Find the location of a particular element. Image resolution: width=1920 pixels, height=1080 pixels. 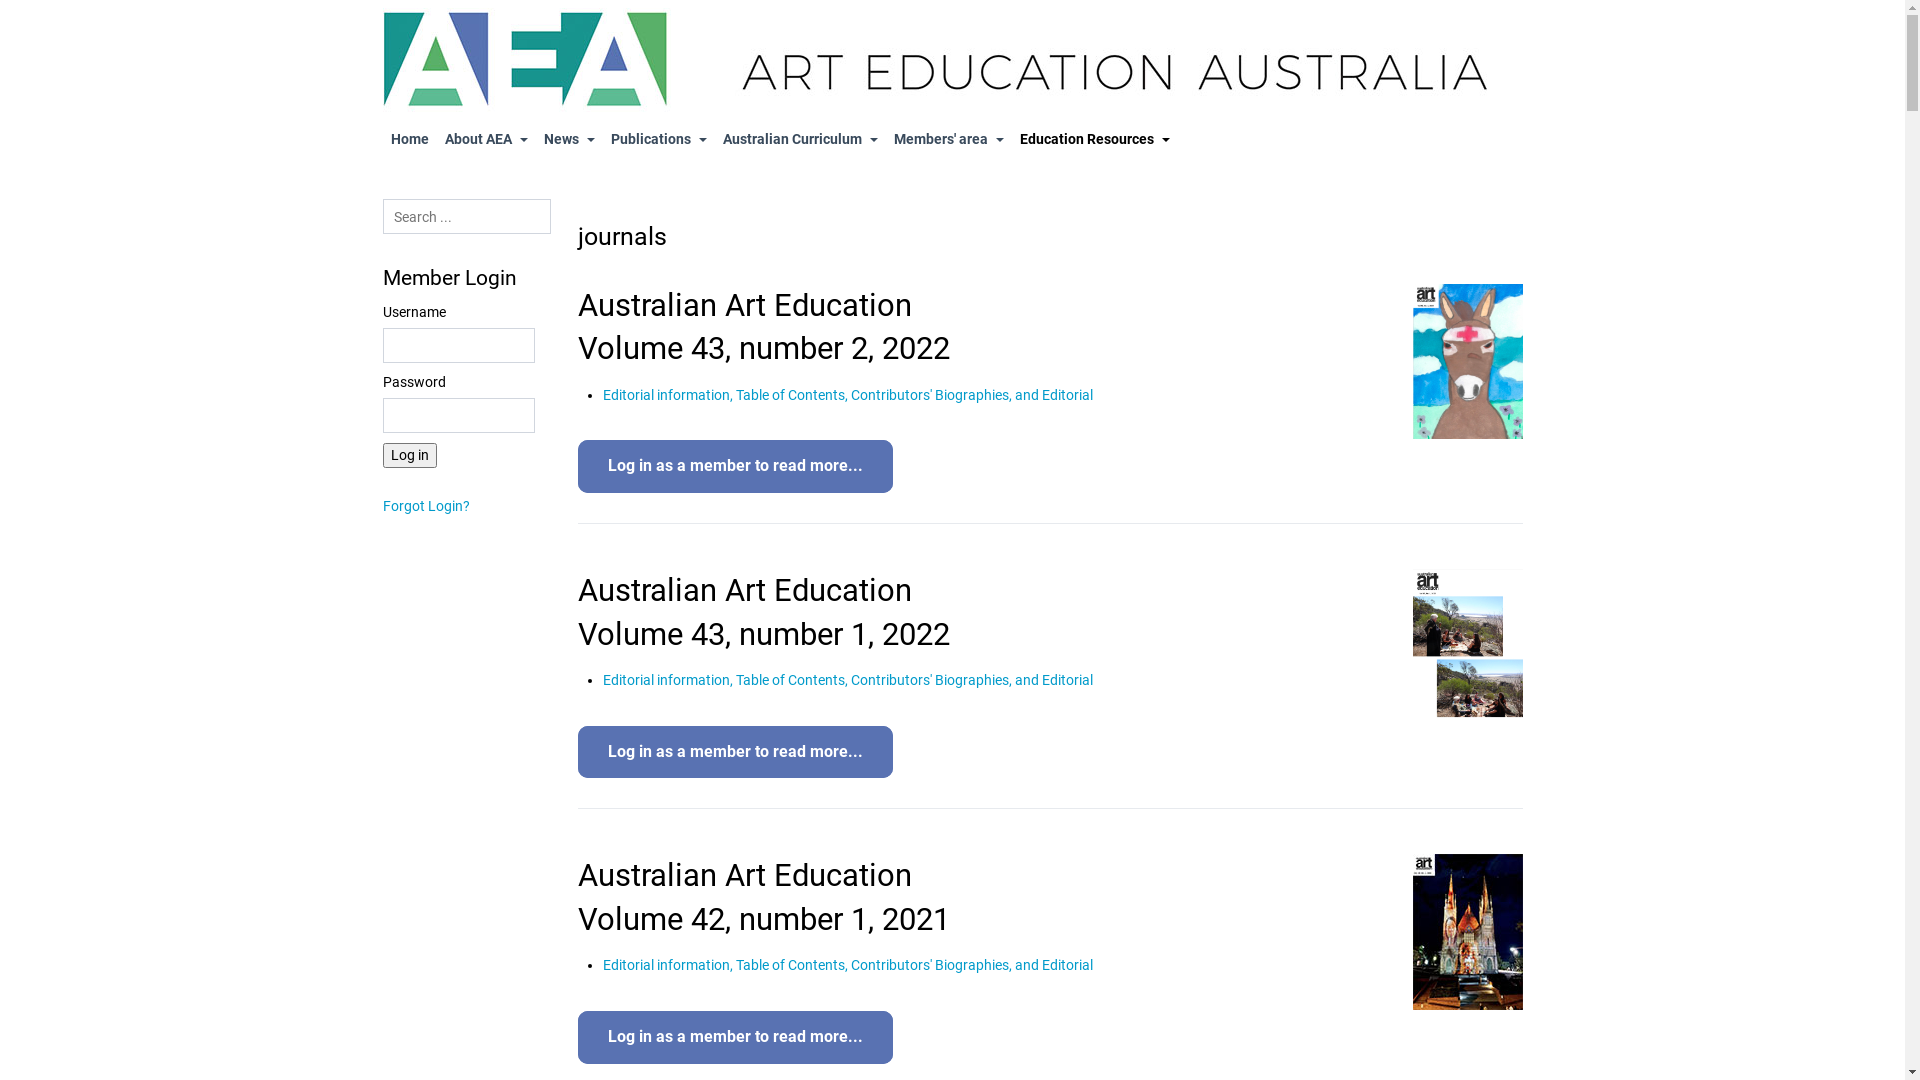

'News' is located at coordinates (568, 138).